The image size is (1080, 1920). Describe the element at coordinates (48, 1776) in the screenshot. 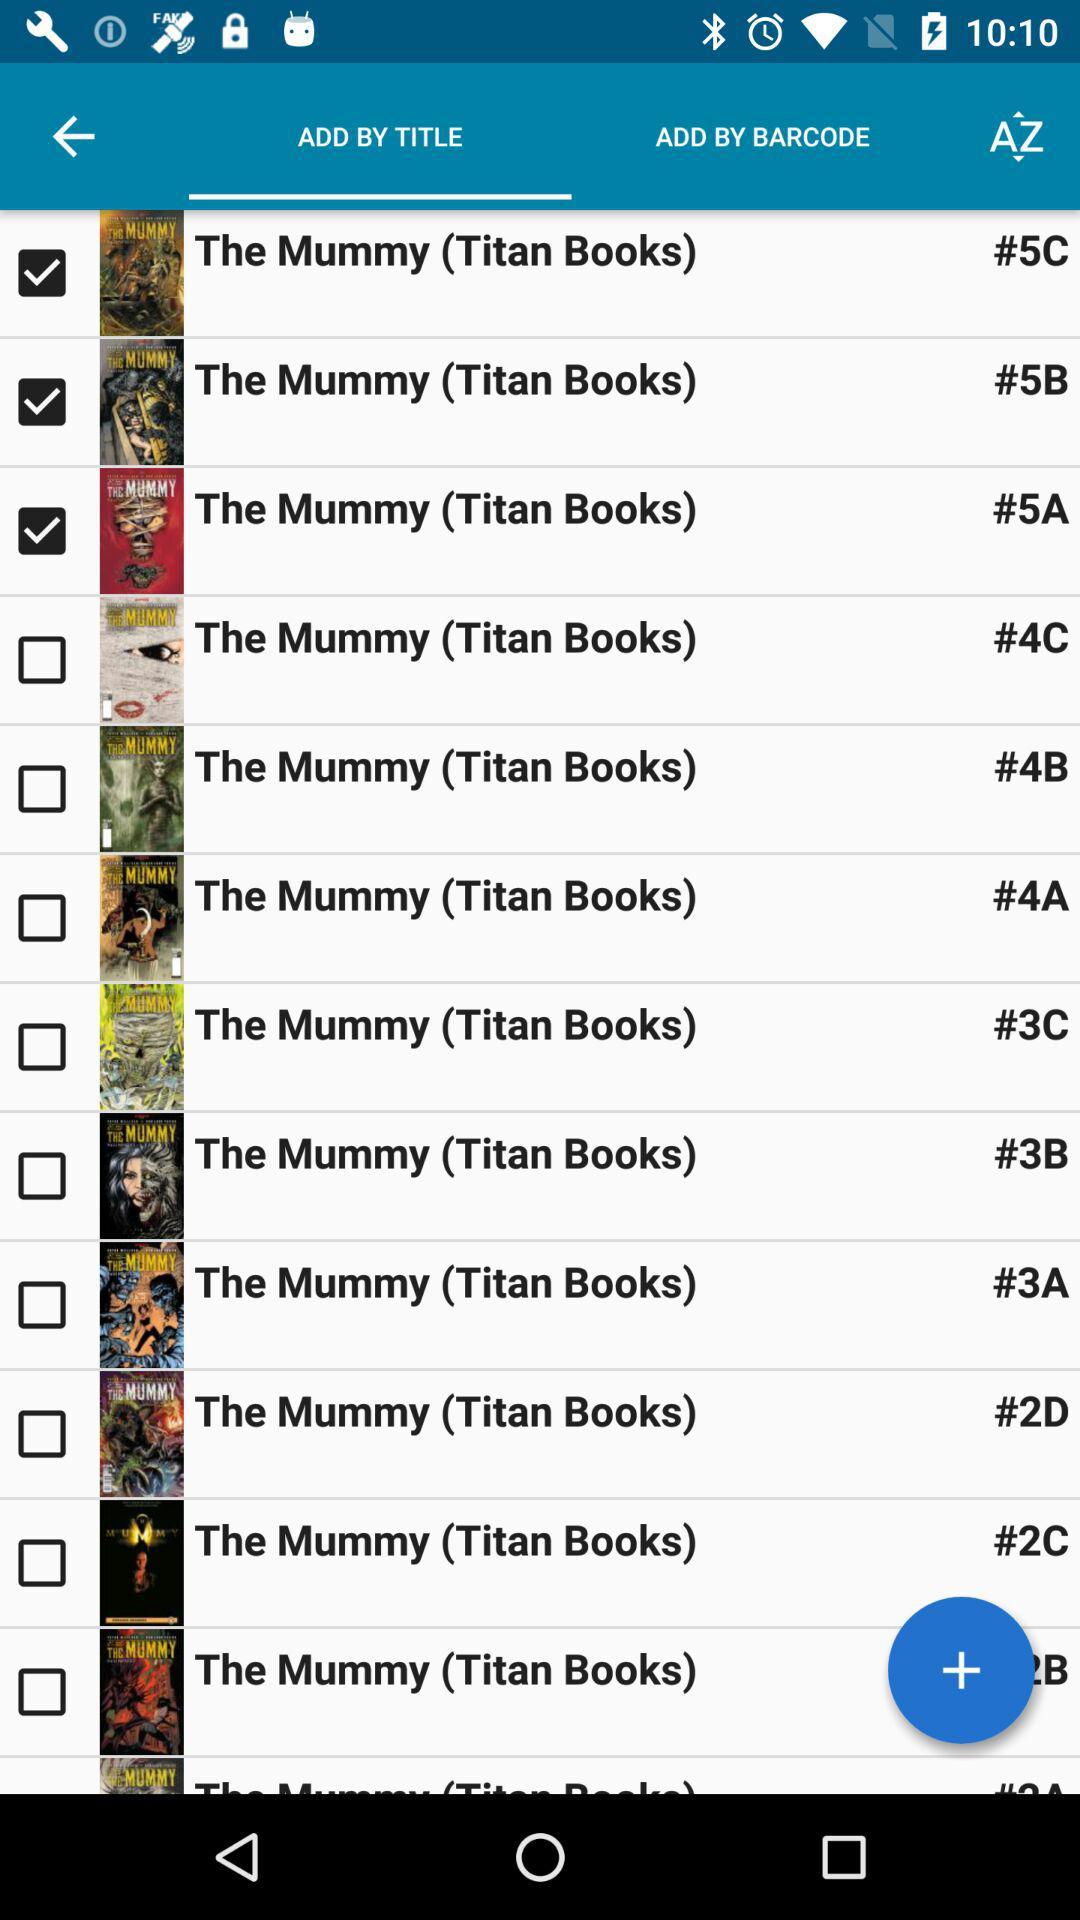

I see `mark the selection` at that location.